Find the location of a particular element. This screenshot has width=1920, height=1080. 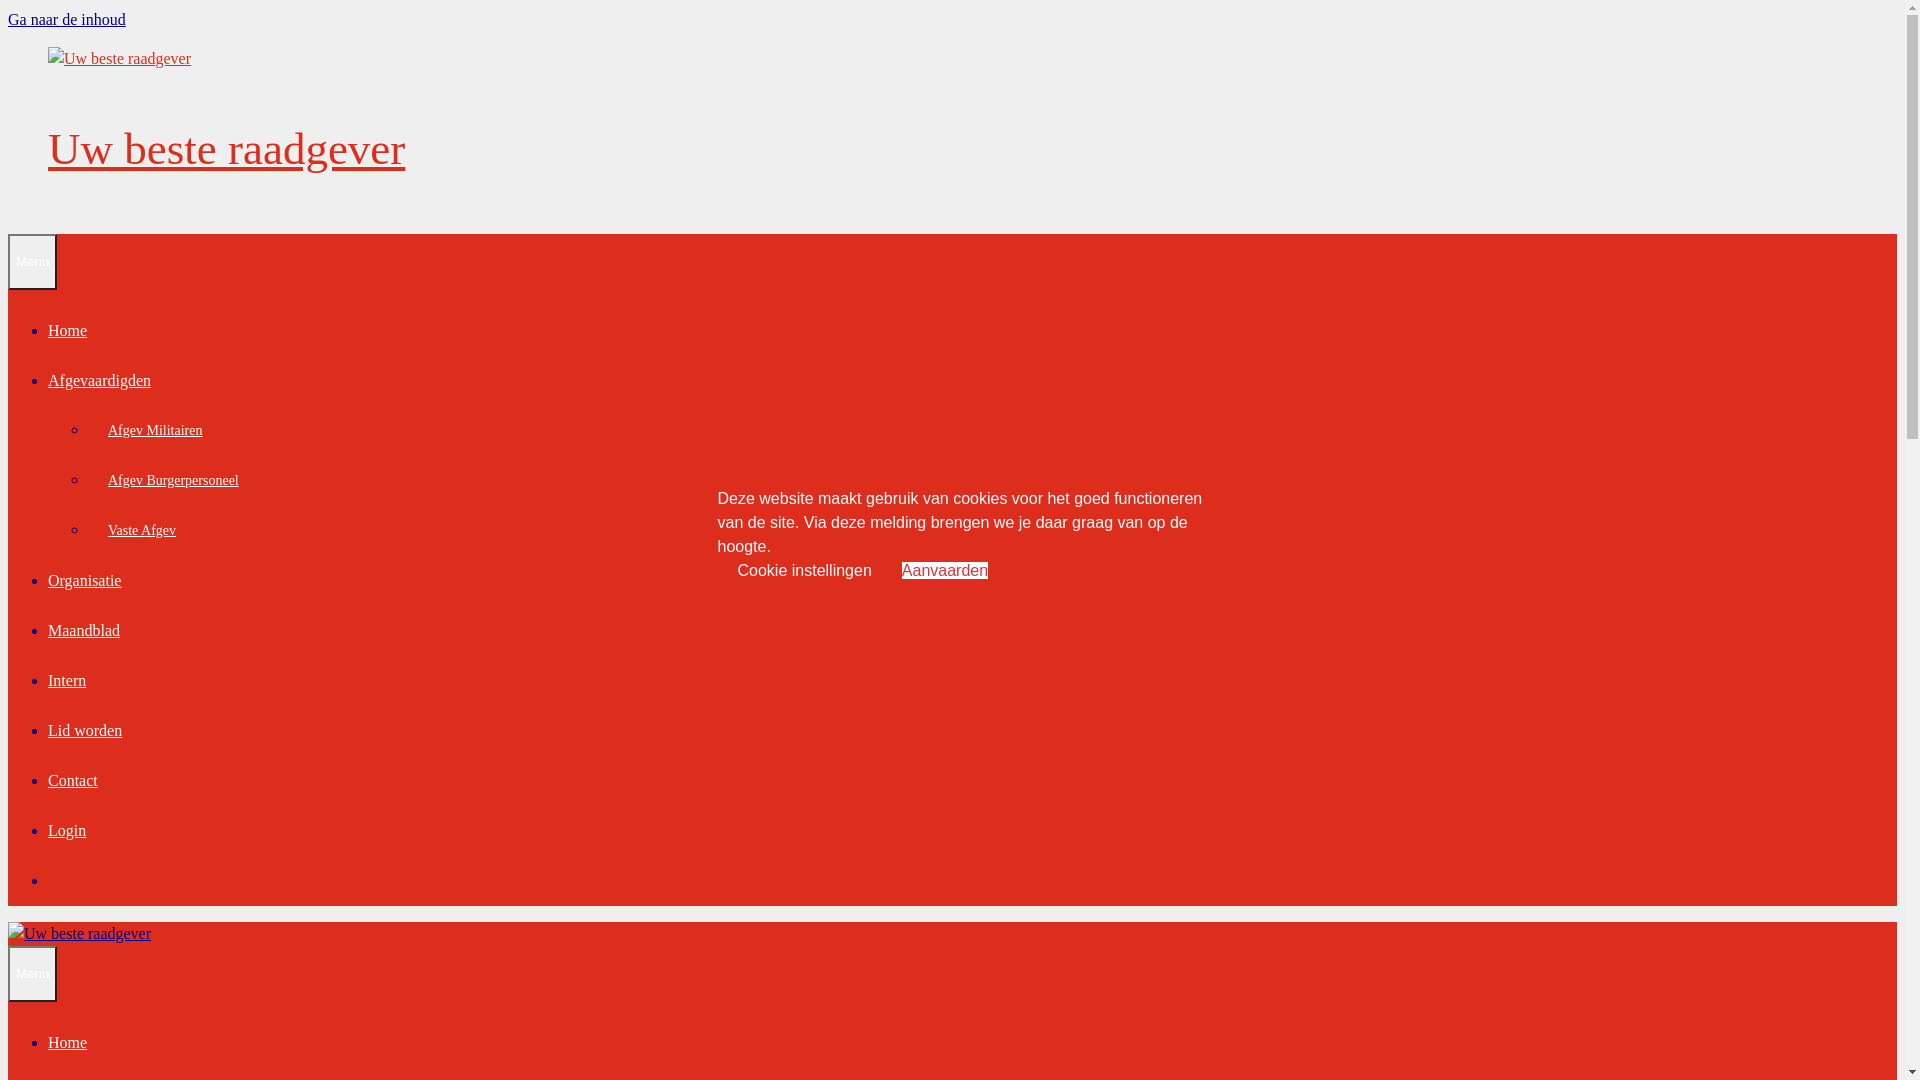

'Menu' is located at coordinates (32, 261).